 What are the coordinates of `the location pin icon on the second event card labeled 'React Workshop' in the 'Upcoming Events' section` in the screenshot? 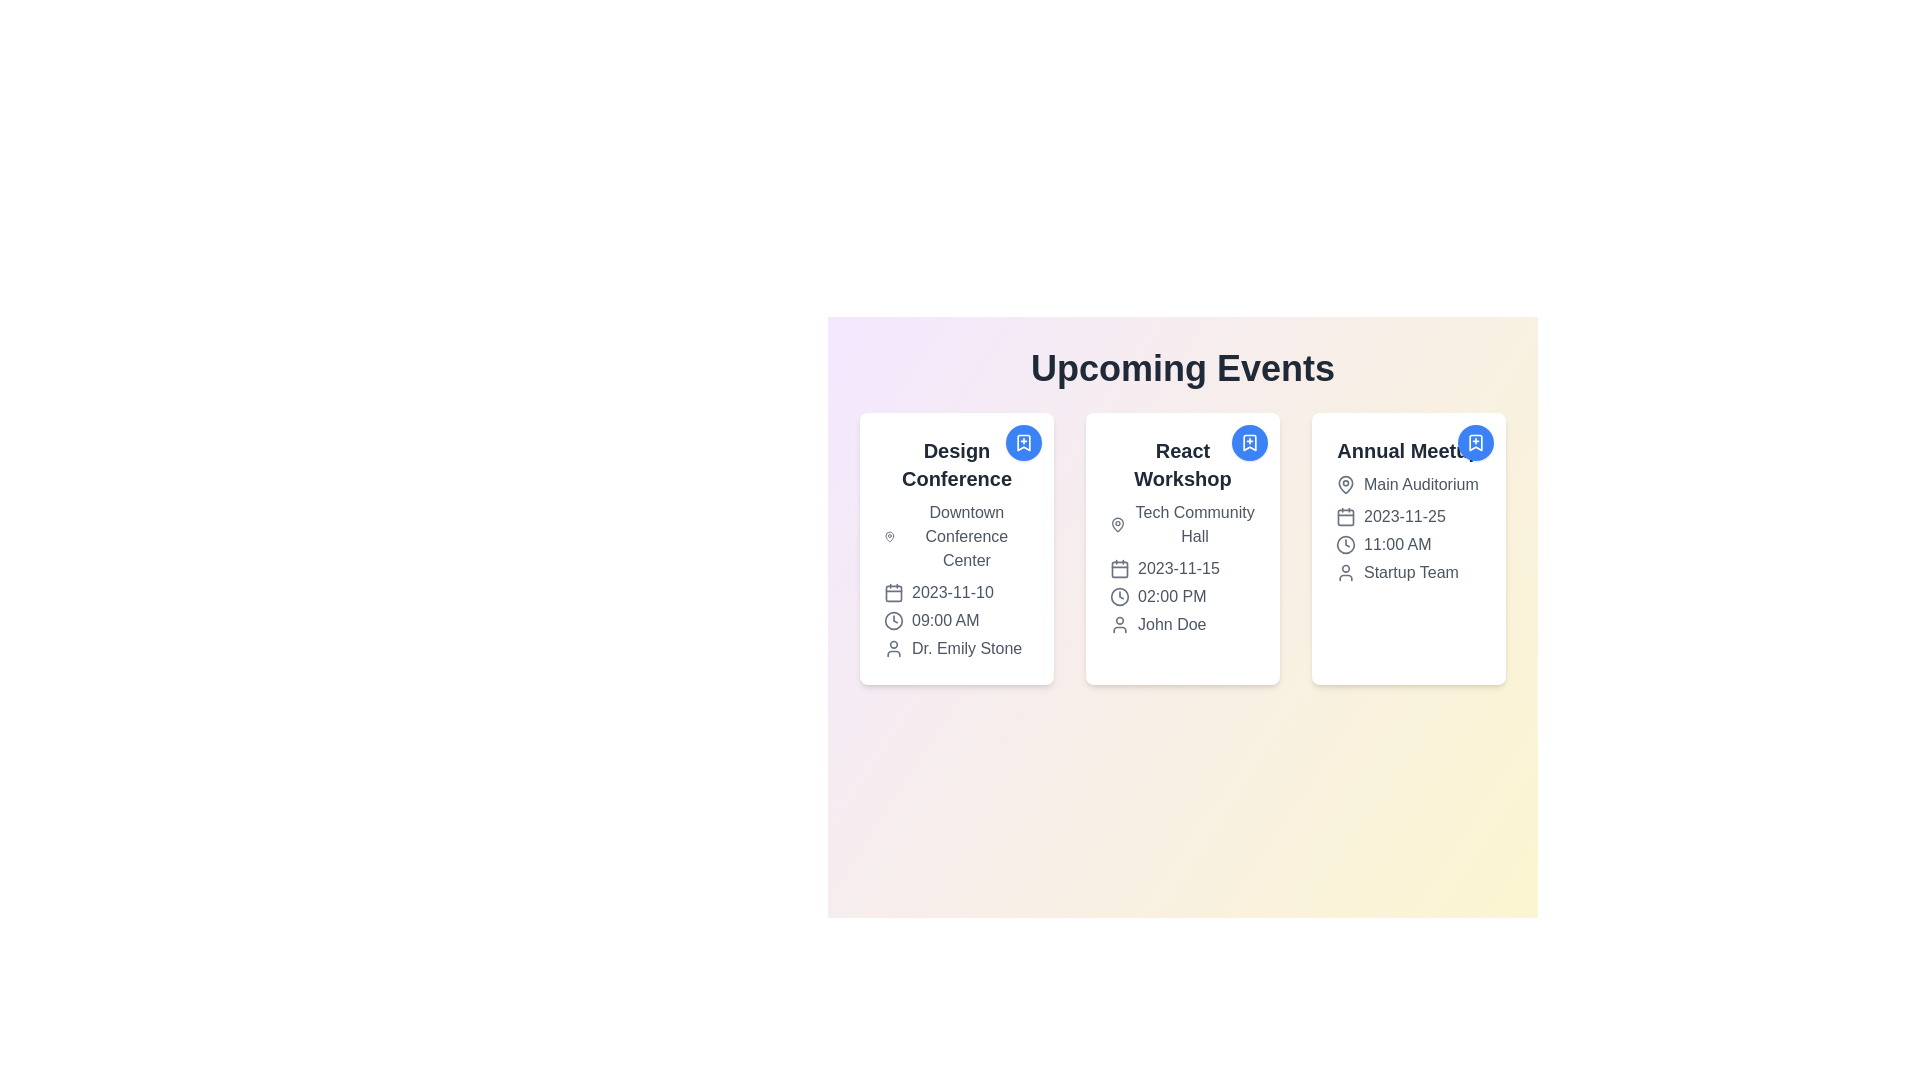 It's located at (1117, 523).